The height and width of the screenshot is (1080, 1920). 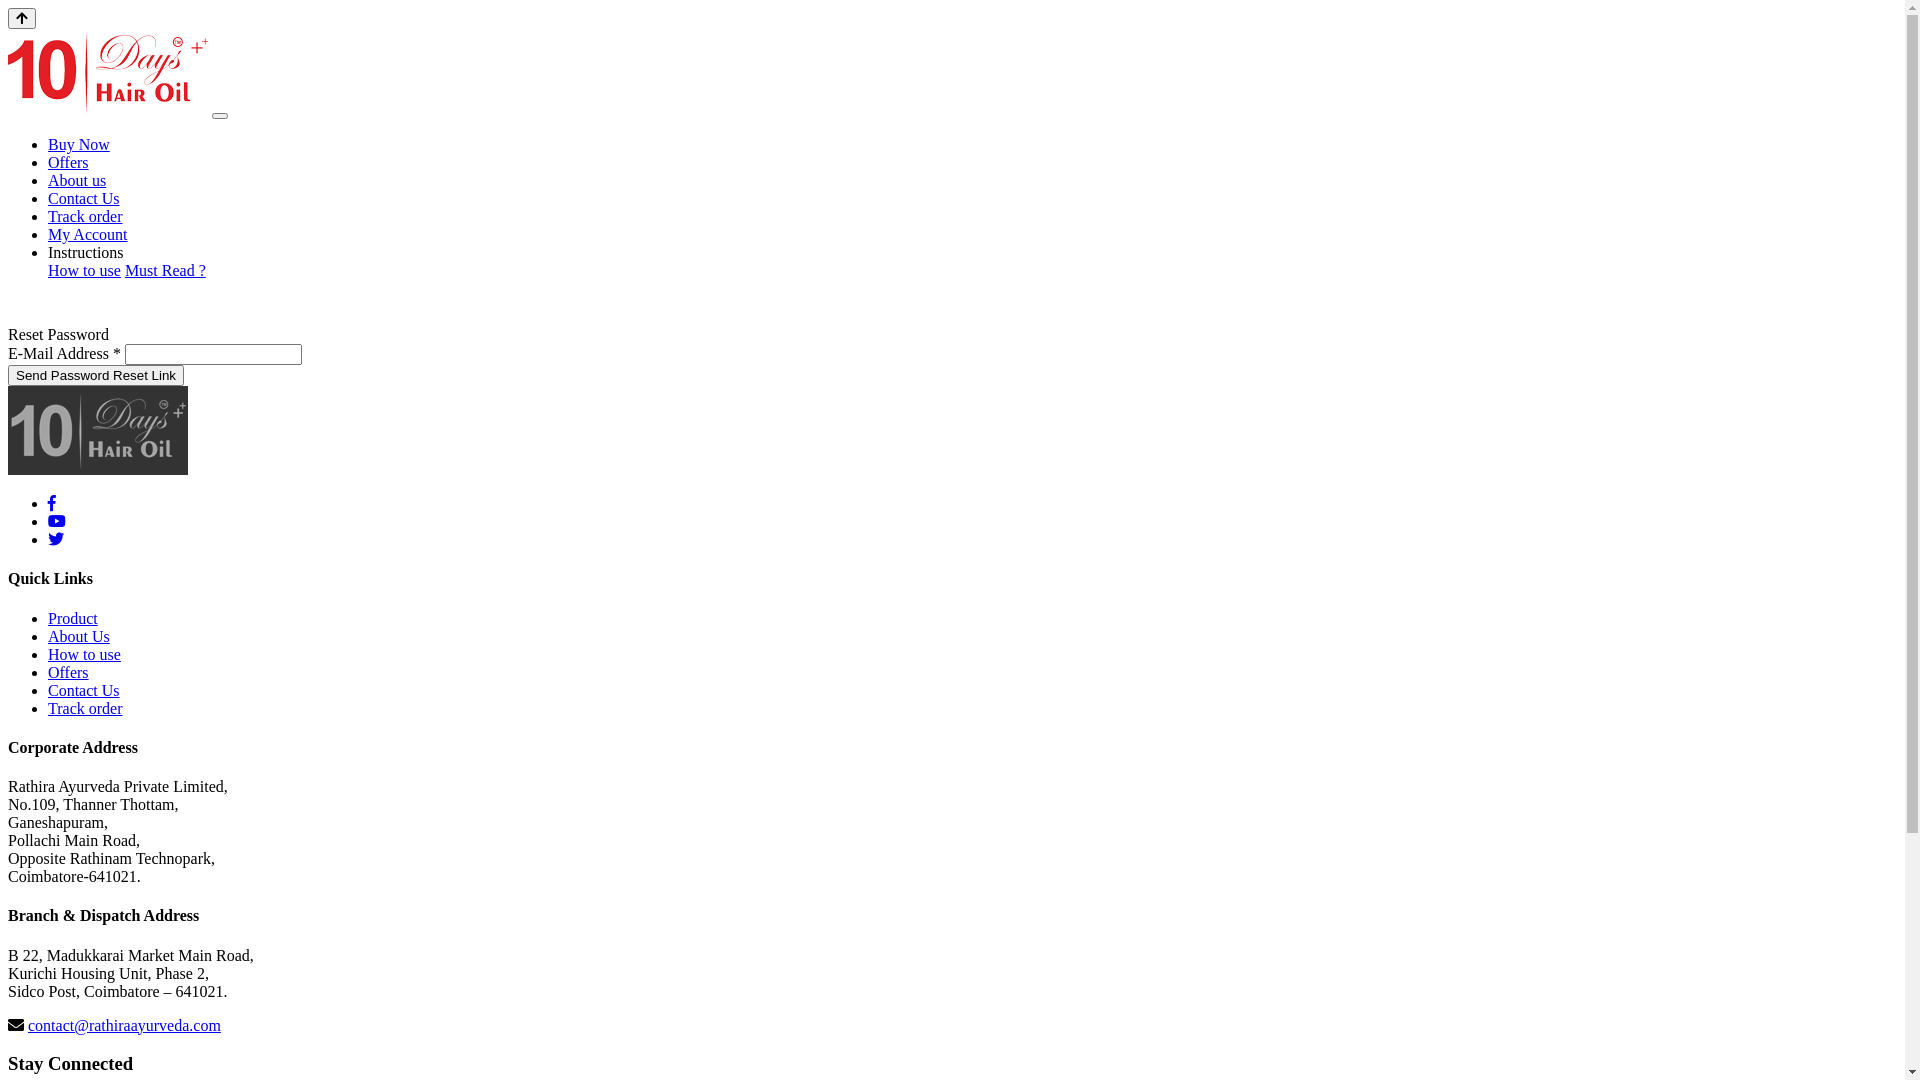 I want to click on '10 Days Hair Oil twitter', so click(x=56, y=538).